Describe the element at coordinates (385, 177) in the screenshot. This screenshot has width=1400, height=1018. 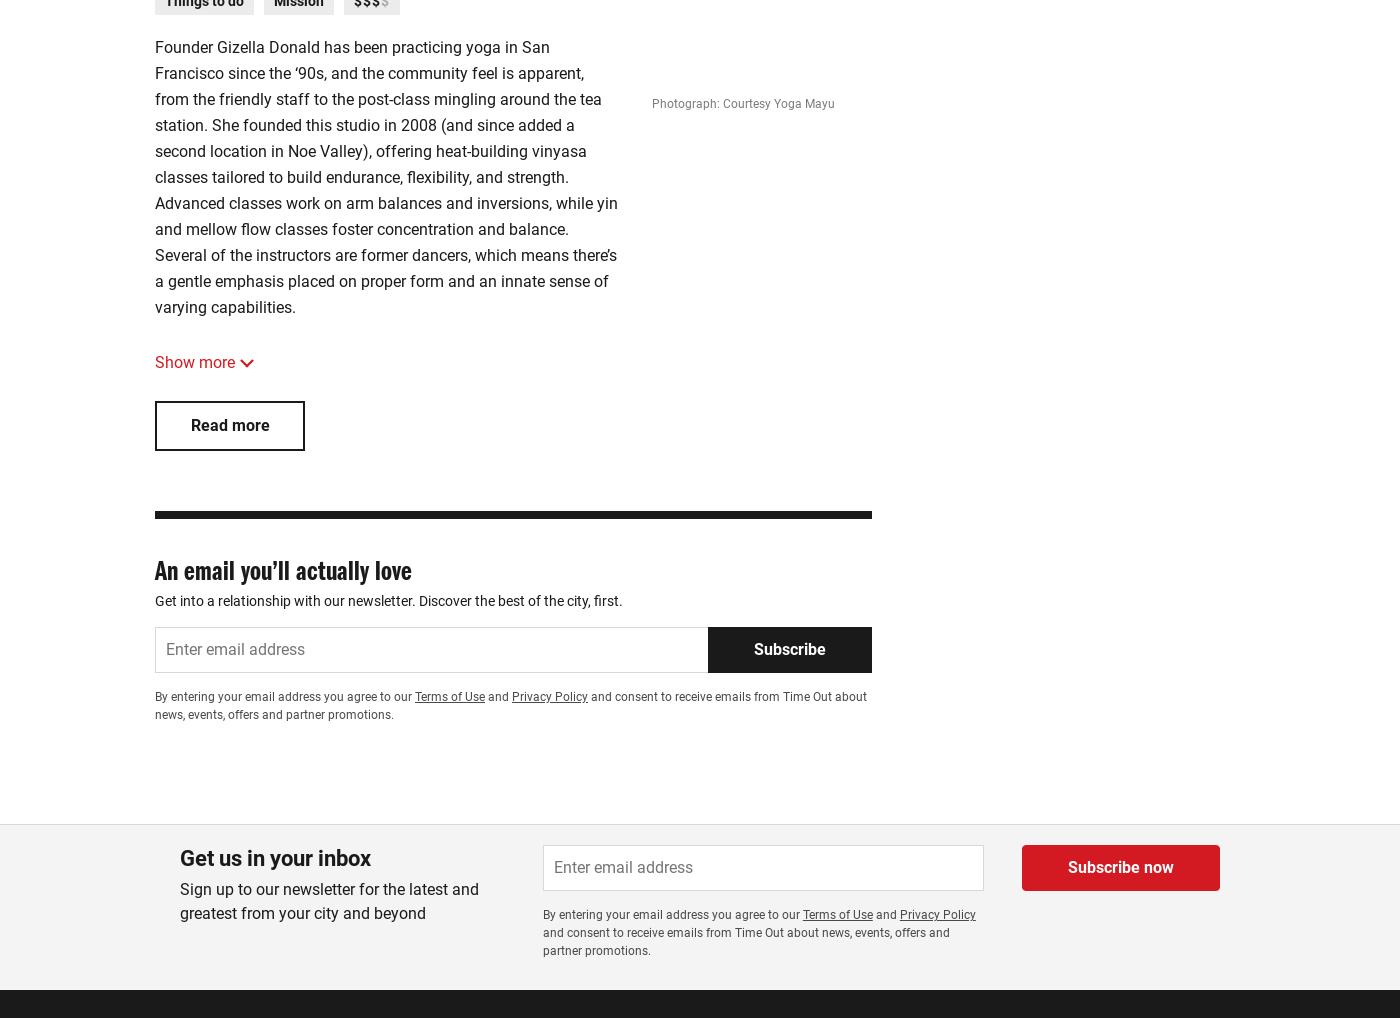
I see `'Founder Gizella Donald has been practicing yoga in San Francisco since the ‘90s, and the community feel is apparent, from the friendly staff to the post-class mingling around the tea station. She founded this studio in 2008 (and since added a second location in Noe Valley), offering heat-building vinyasa classes tailored to build endurance, flexibility, and strength. Advanced classes work on arm balances and inversions, while yin and mellow flow classes foster concentration and balance. Several of the instructors are former dancers, which means there’s a gentle emphasis placed on proper form and an innate sense of varying capabilities.'` at that location.